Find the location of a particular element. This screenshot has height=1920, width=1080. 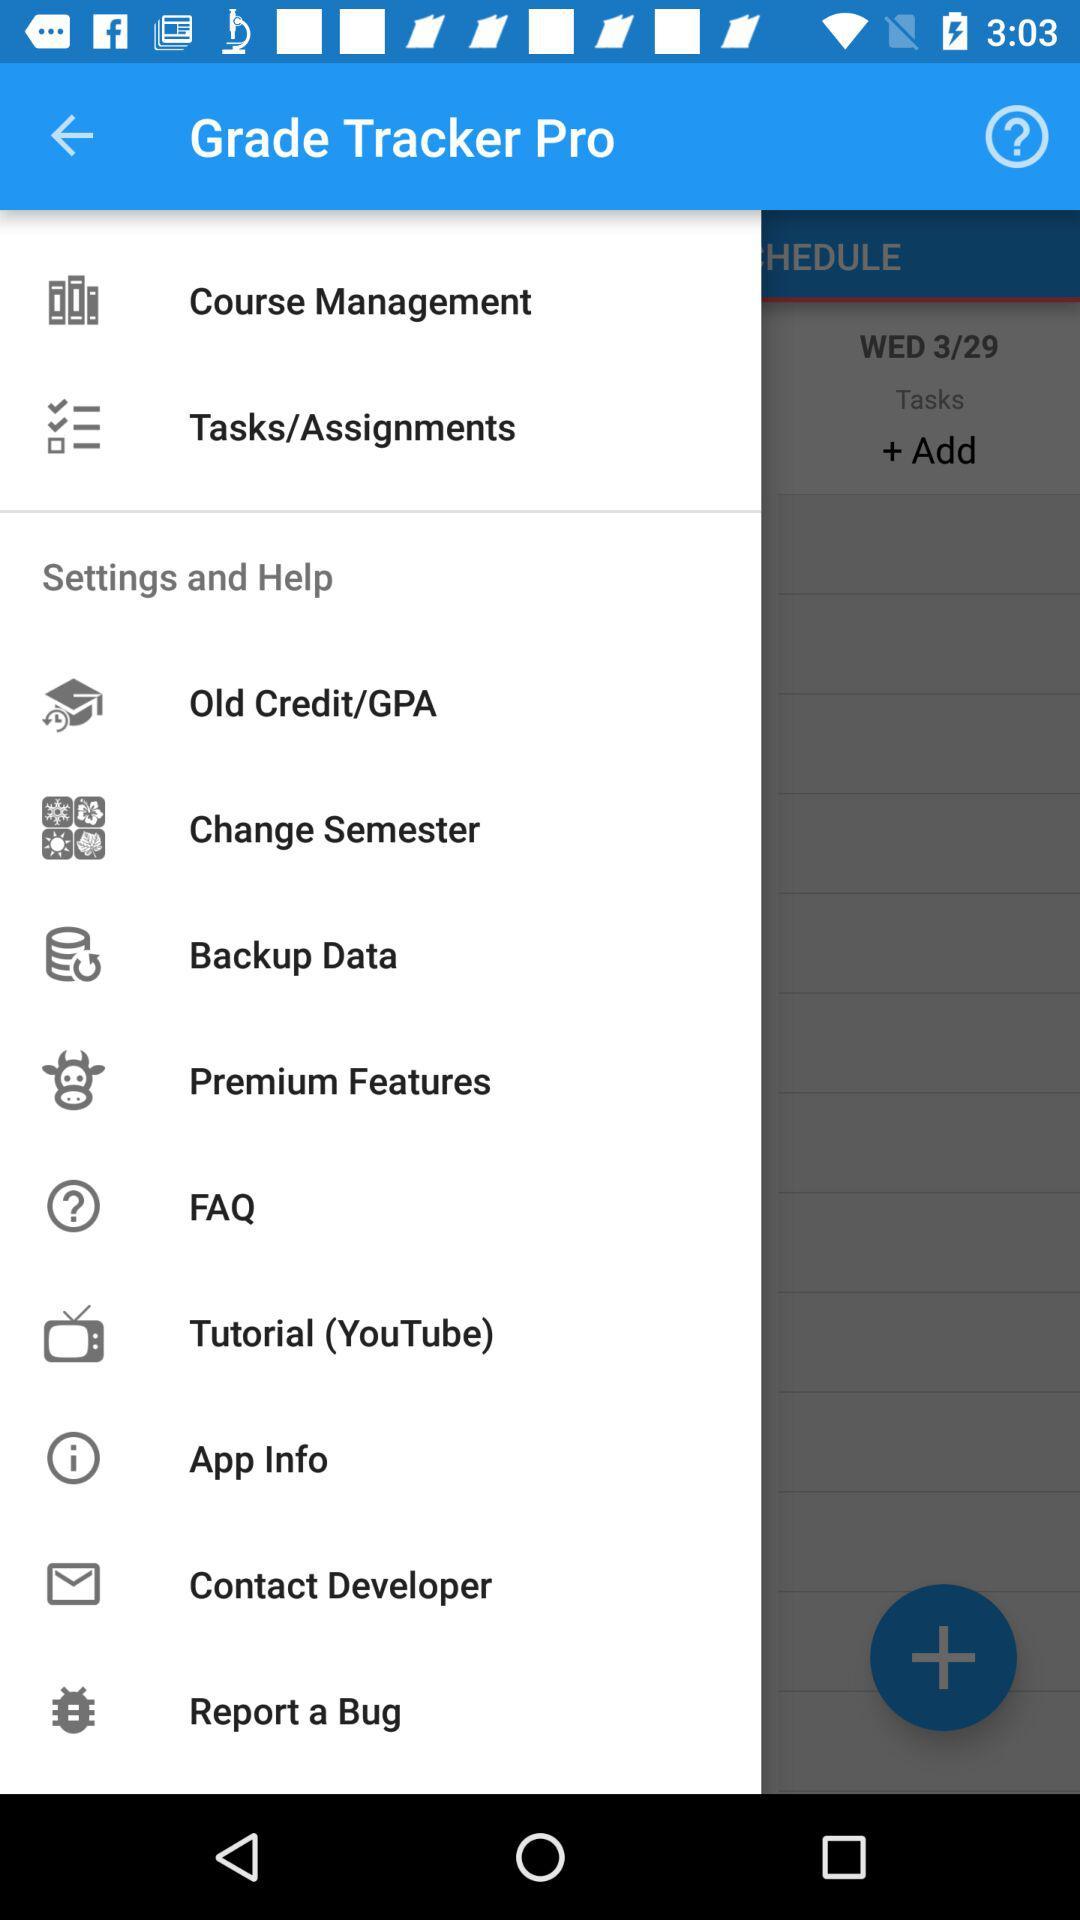

the list icon is located at coordinates (61, 380).